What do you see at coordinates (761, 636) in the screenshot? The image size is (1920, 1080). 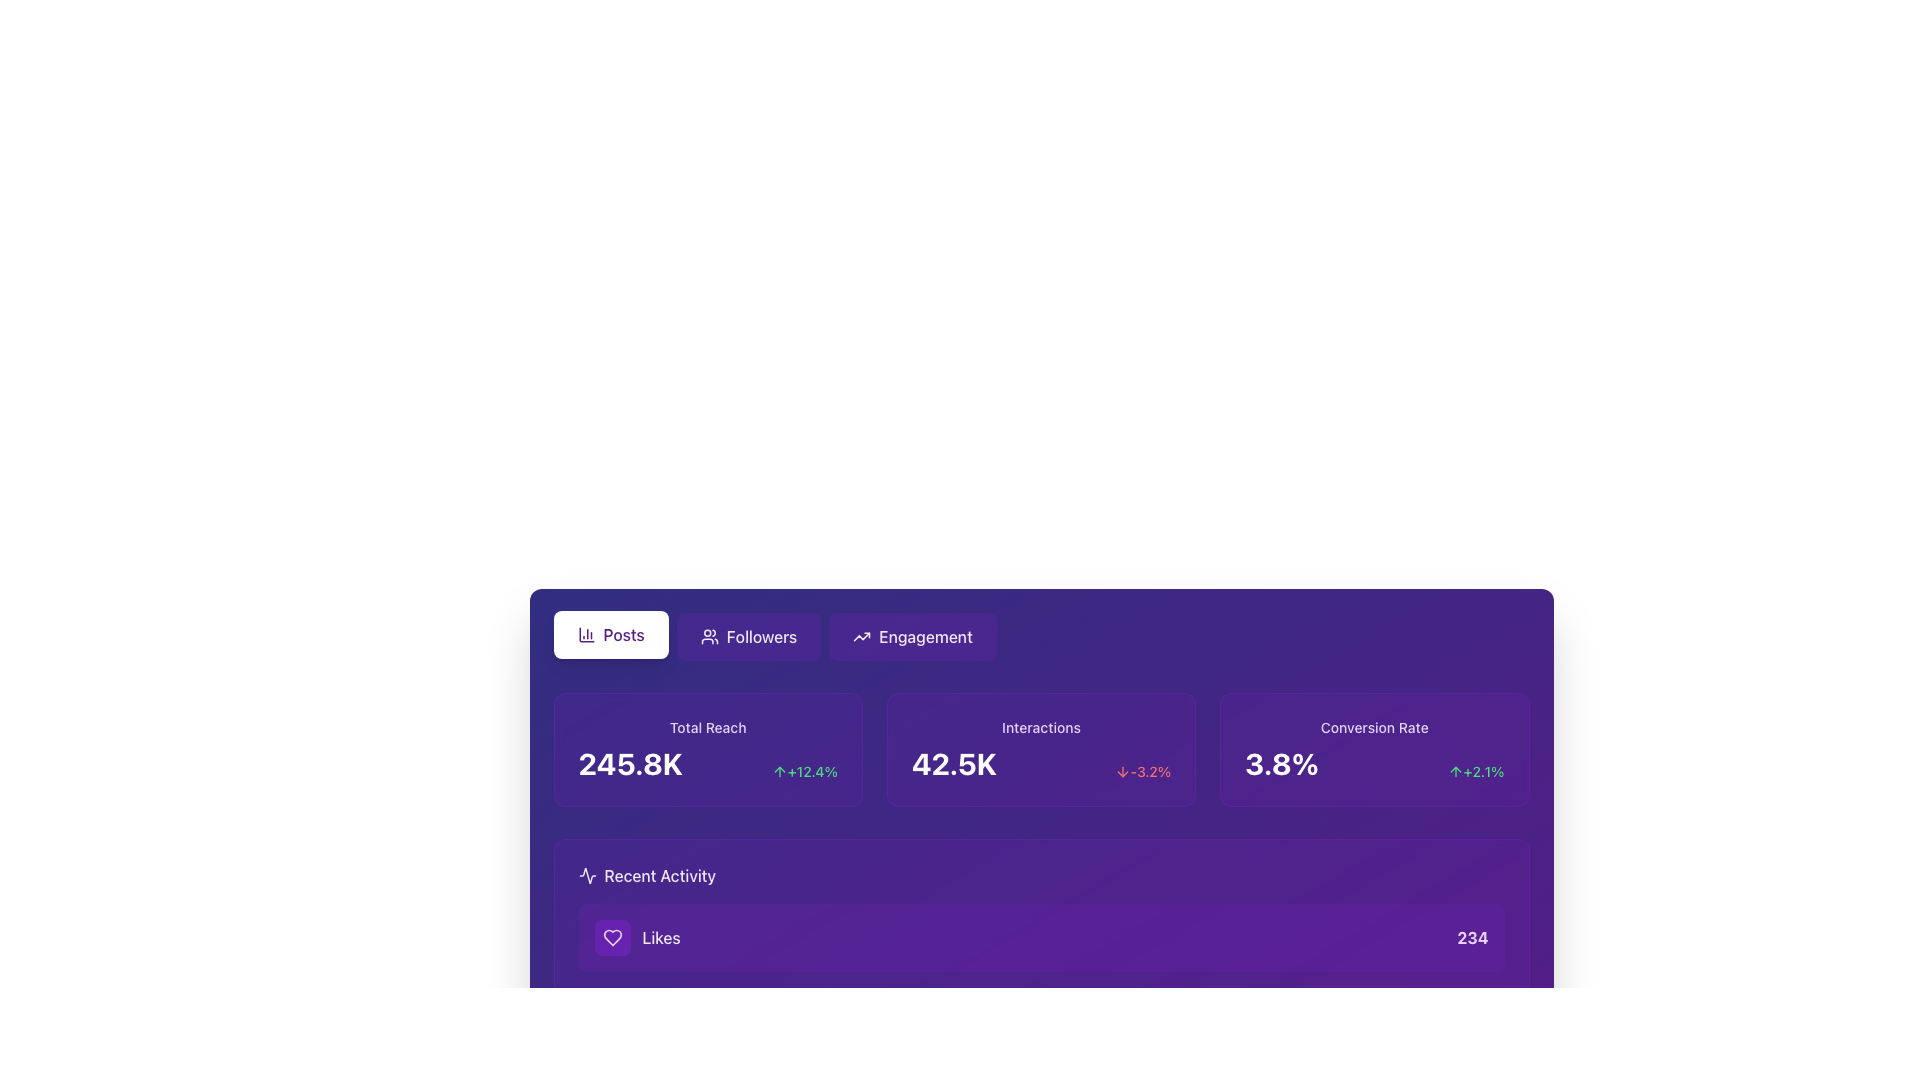 I see `the 'Followers' label, which is a medium-weight purple text on a rectangular button with softened corners, located in the upper row of navigation buttons` at bounding box center [761, 636].